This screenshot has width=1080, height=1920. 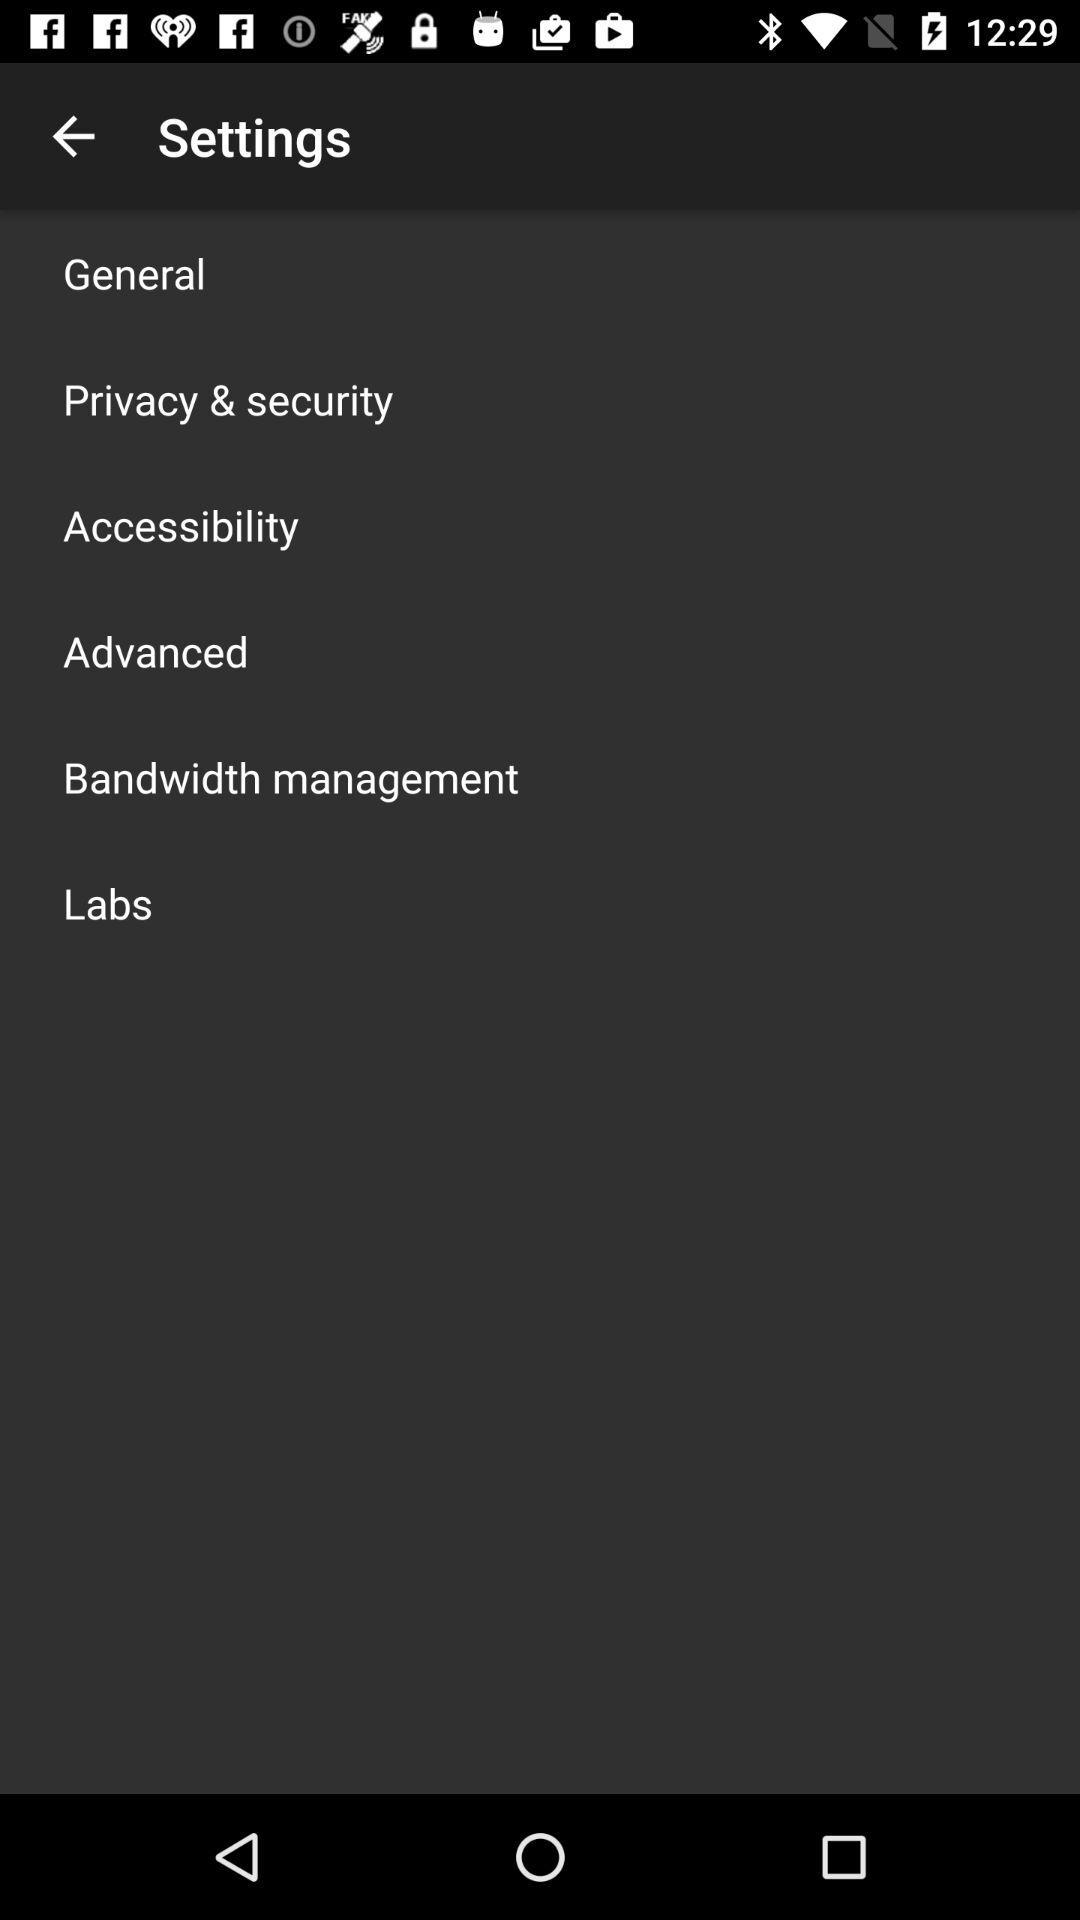 What do you see at coordinates (181, 524) in the screenshot?
I see `item below privacy & security item` at bounding box center [181, 524].